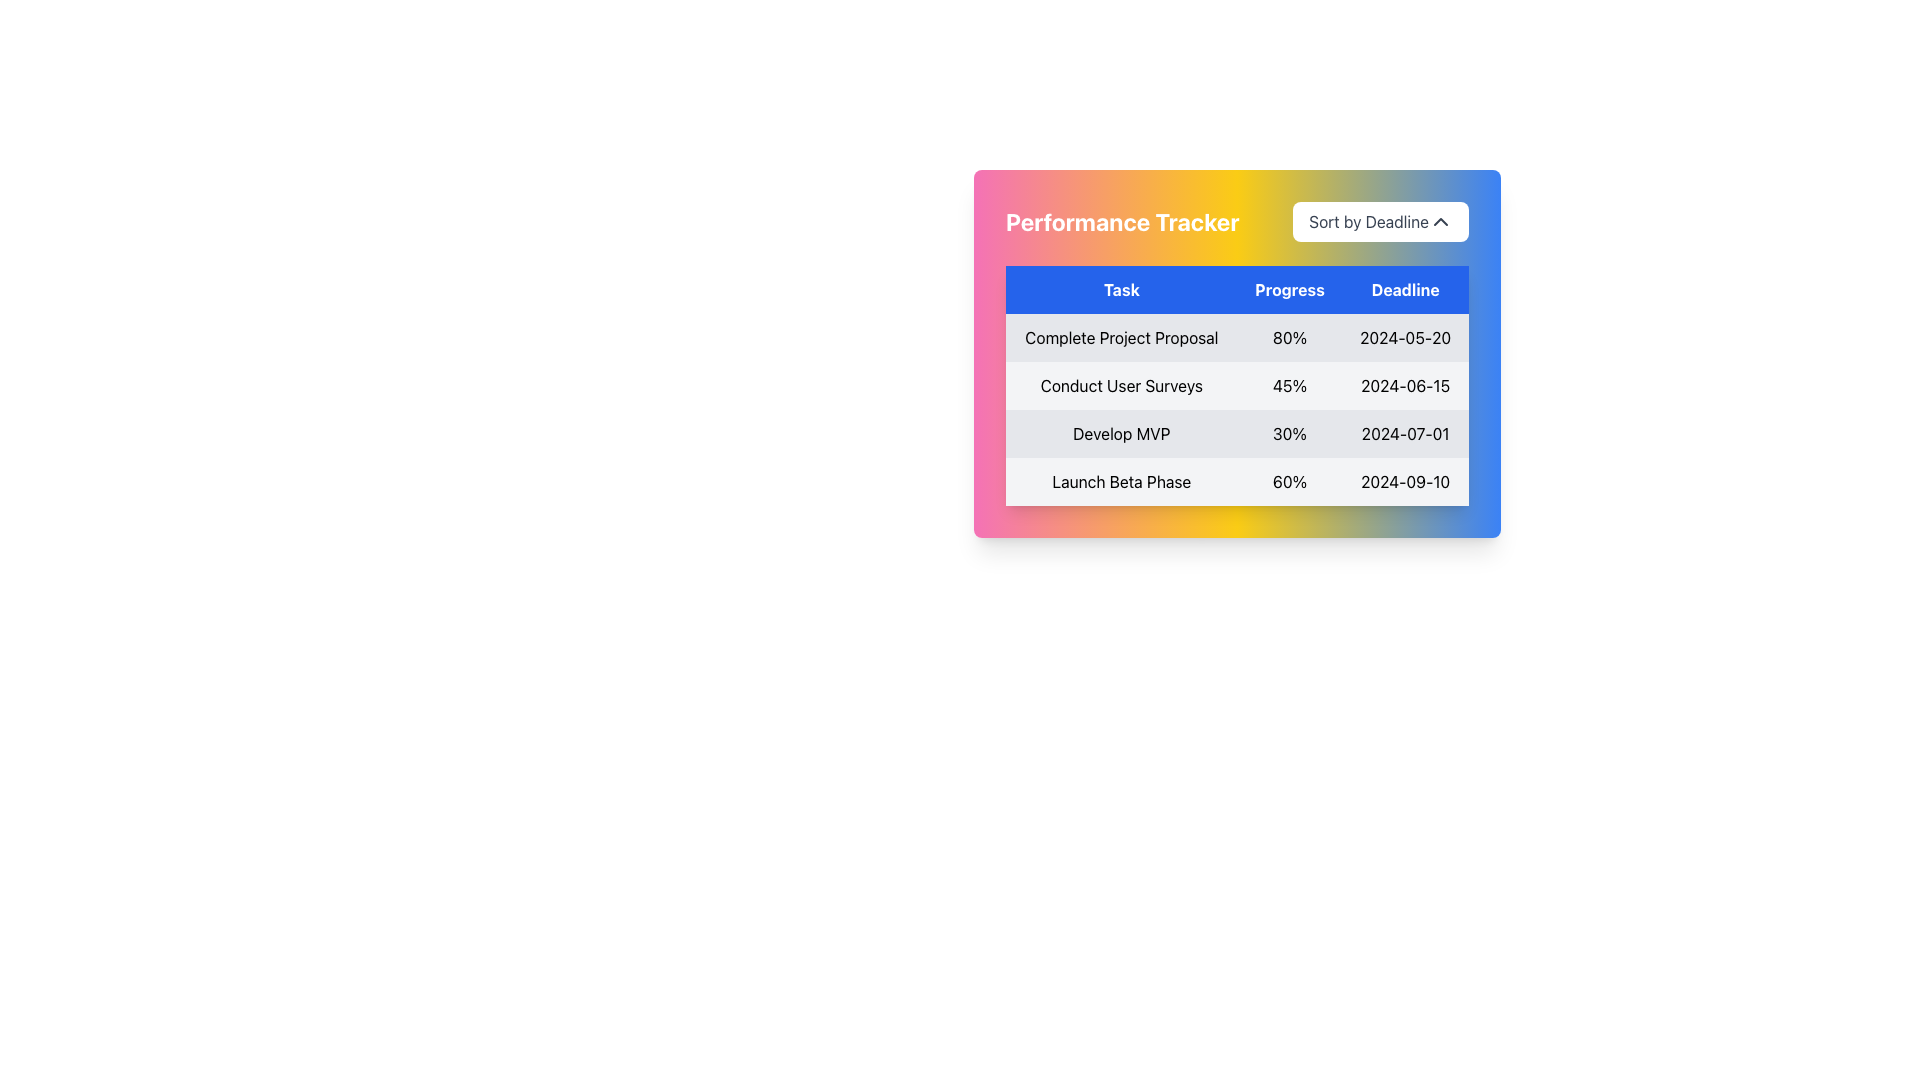 The height and width of the screenshot is (1080, 1920). What do you see at coordinates (1290, 482) in the screenshot?
I see `the text label displaying '60%' in bold, black font on a light grey background, located in the second column of the last row of the 'Performance Tracker' card` at bounding box center [1290, 482].